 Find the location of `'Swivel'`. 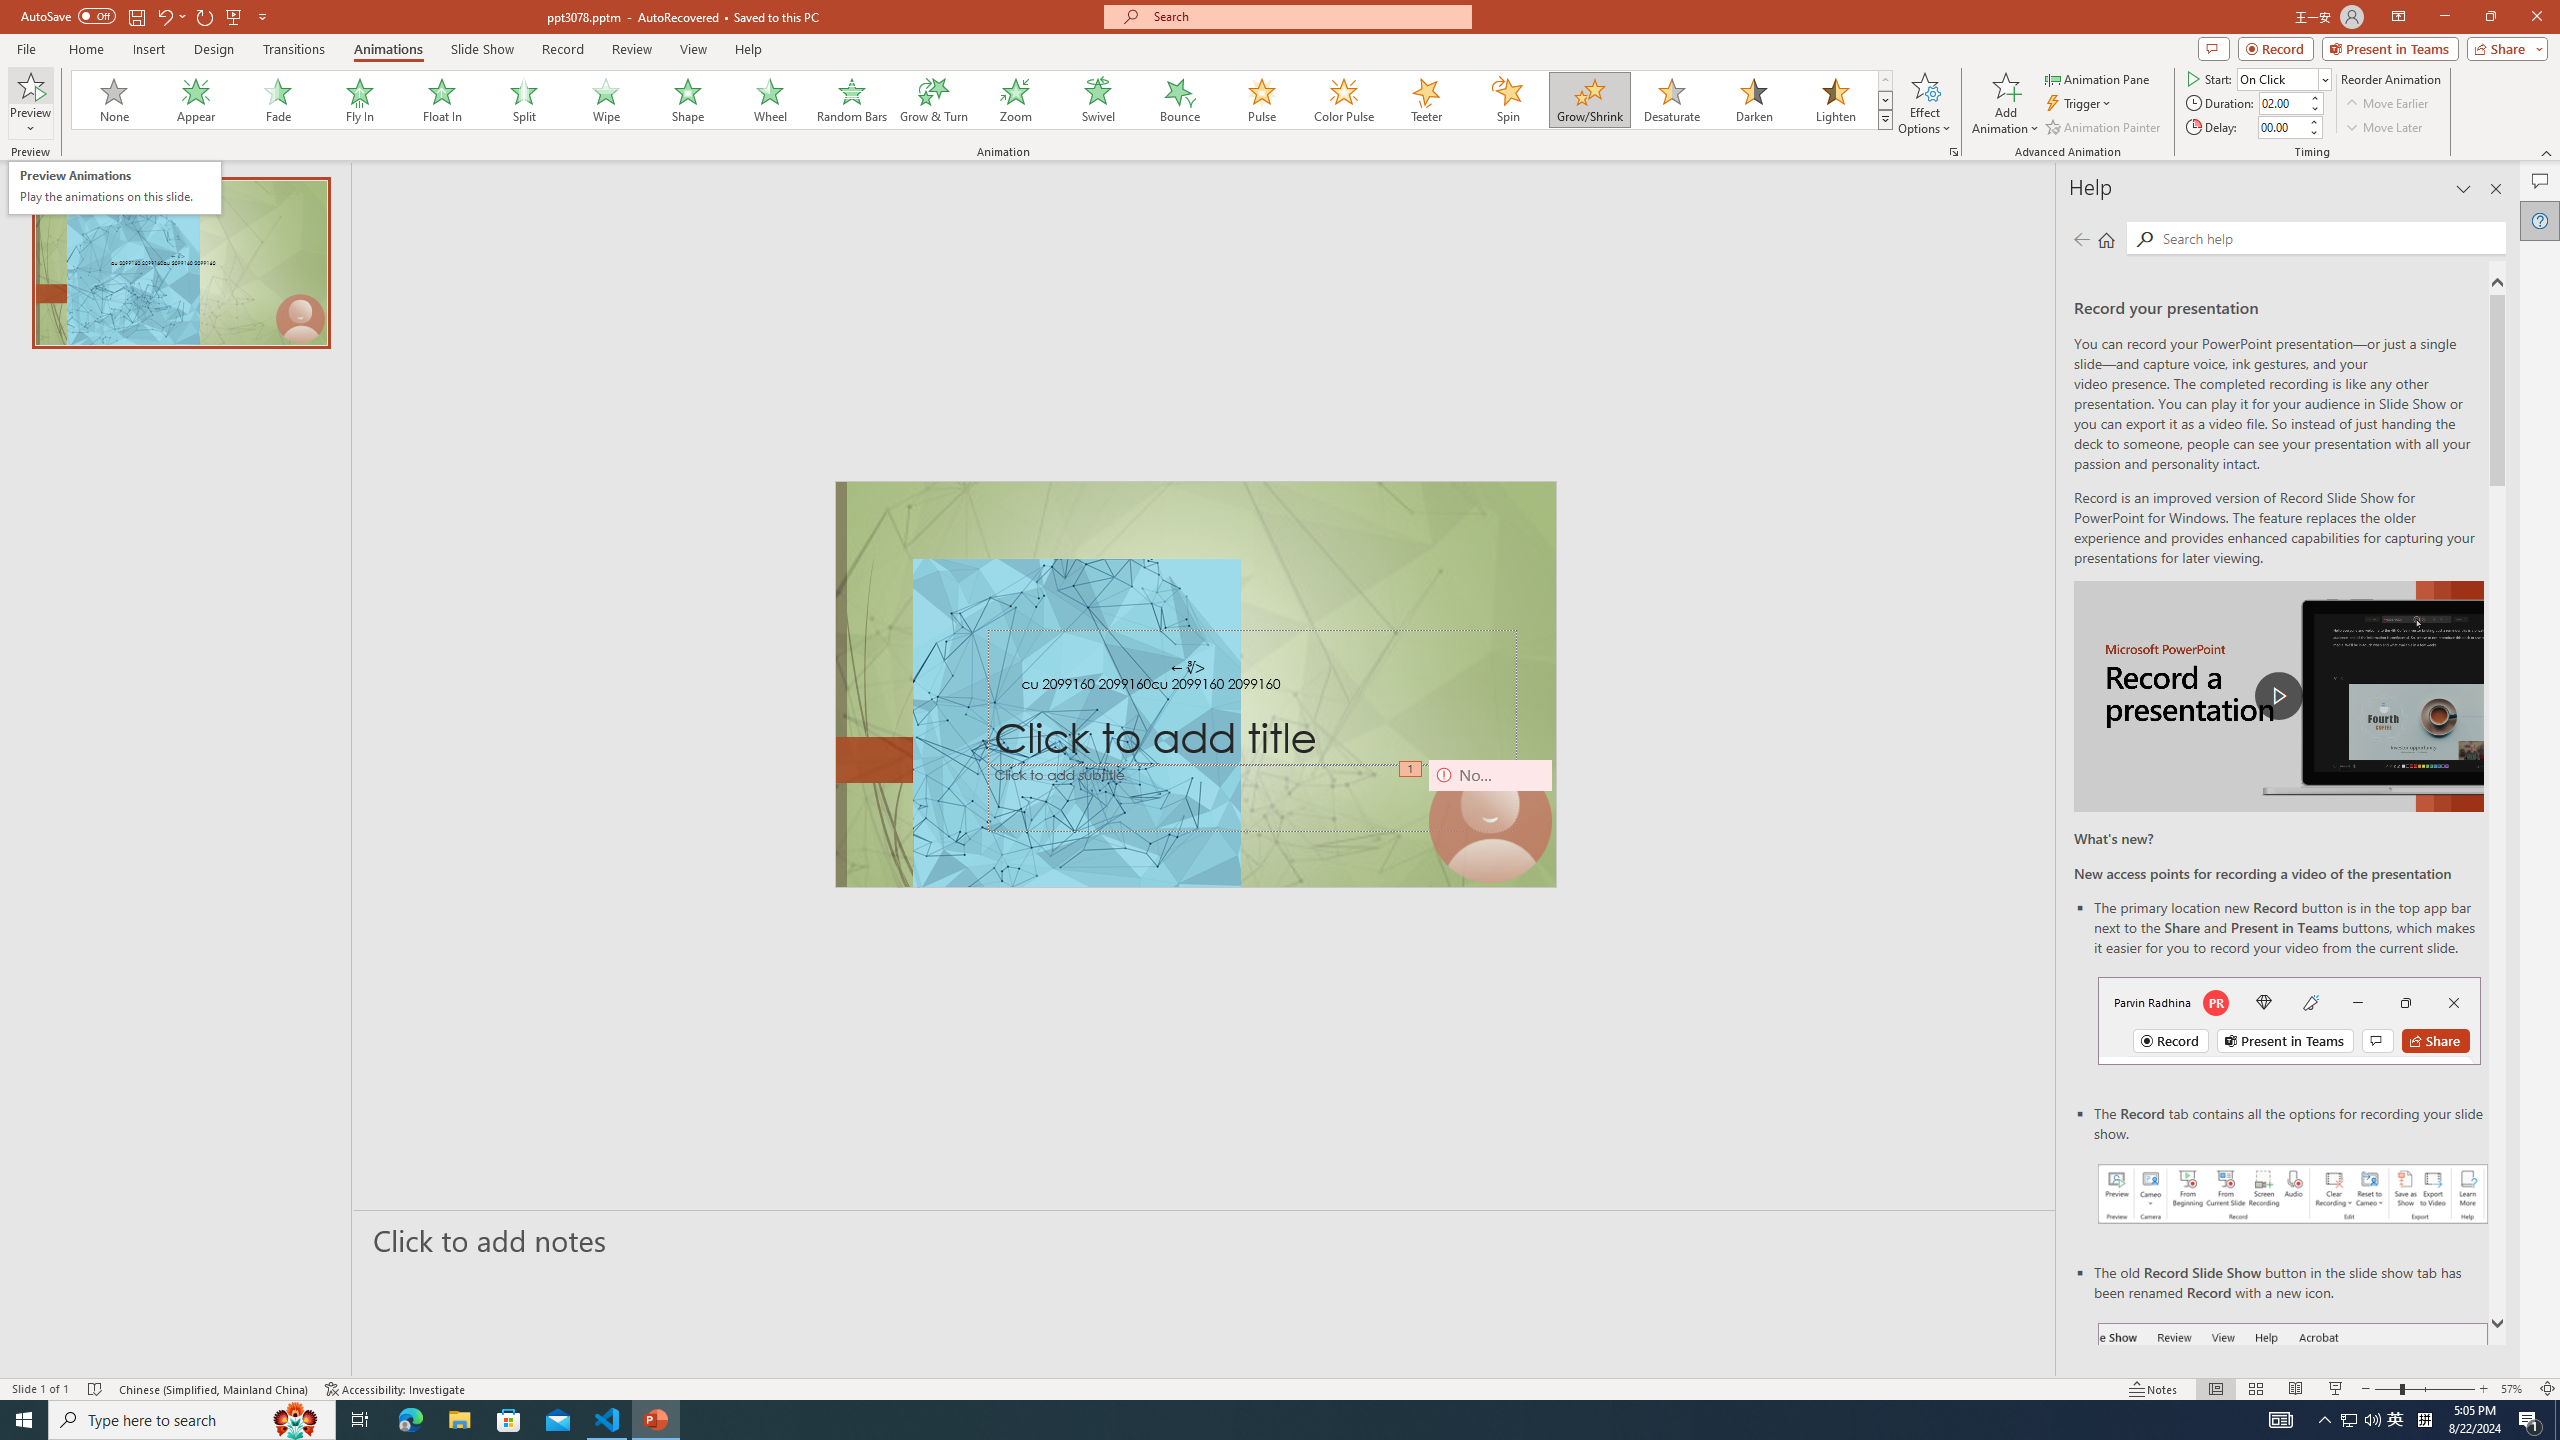

'Swivel' is located at coordinates (1097, 99).